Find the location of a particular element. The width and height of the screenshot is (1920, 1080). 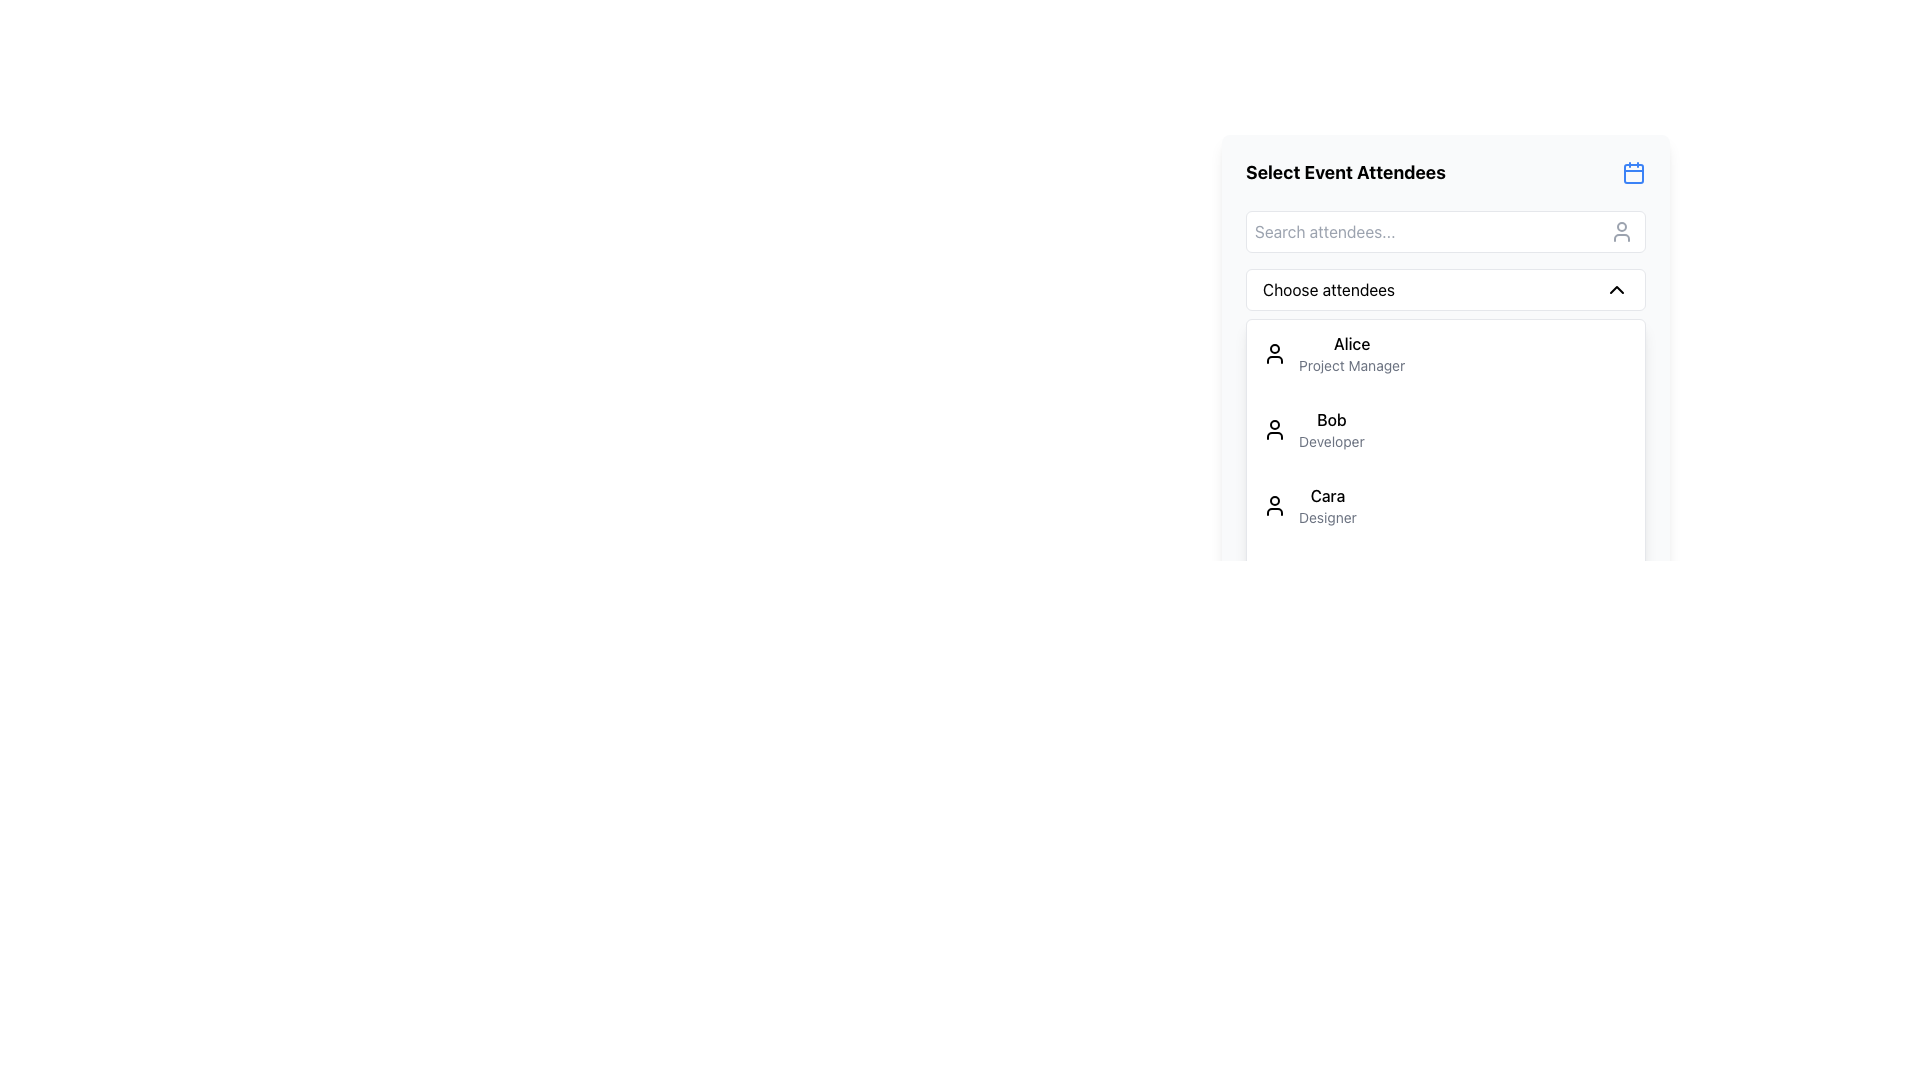

the first label in the list of selectable items displaying 'Alice' and 'Project Manager', located under the 'Choose attendees' section is located at coordinates (1352, 353).